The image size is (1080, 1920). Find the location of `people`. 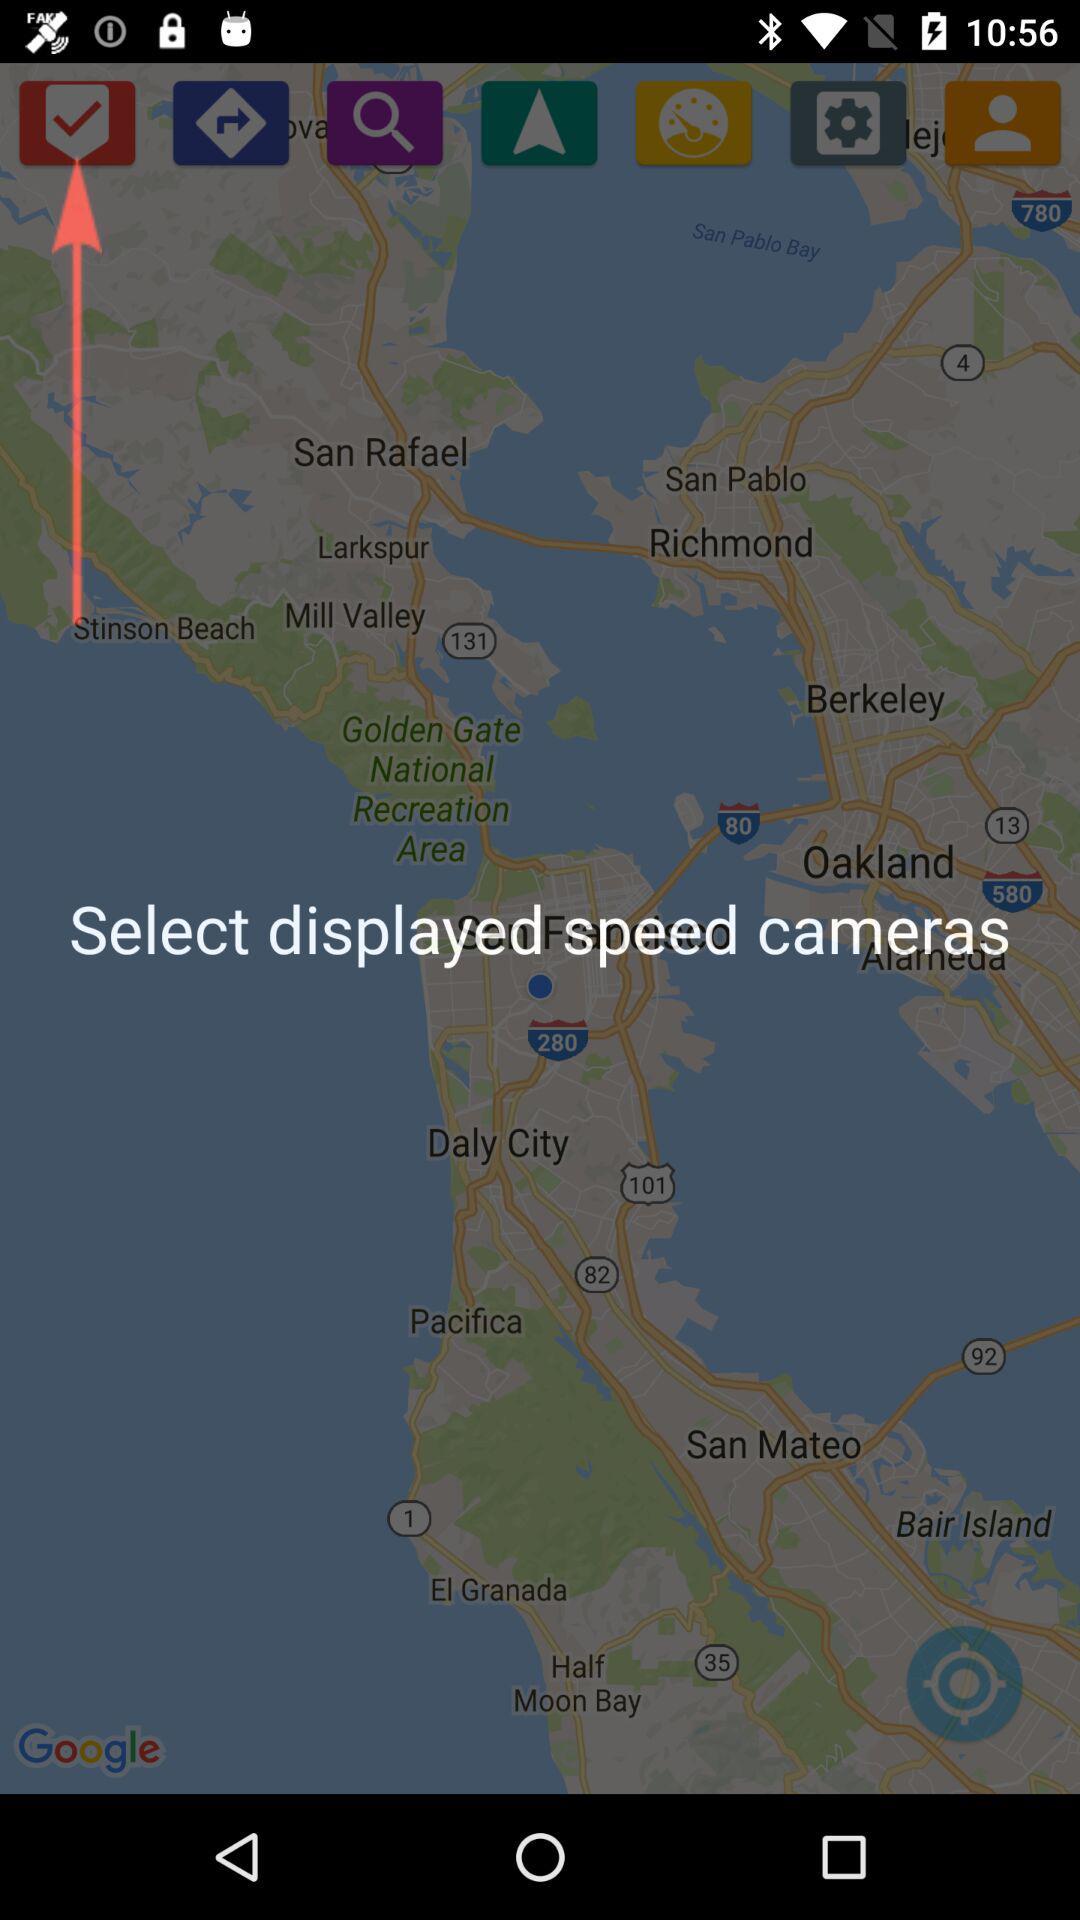

people is located at coordinates (1002, 121).